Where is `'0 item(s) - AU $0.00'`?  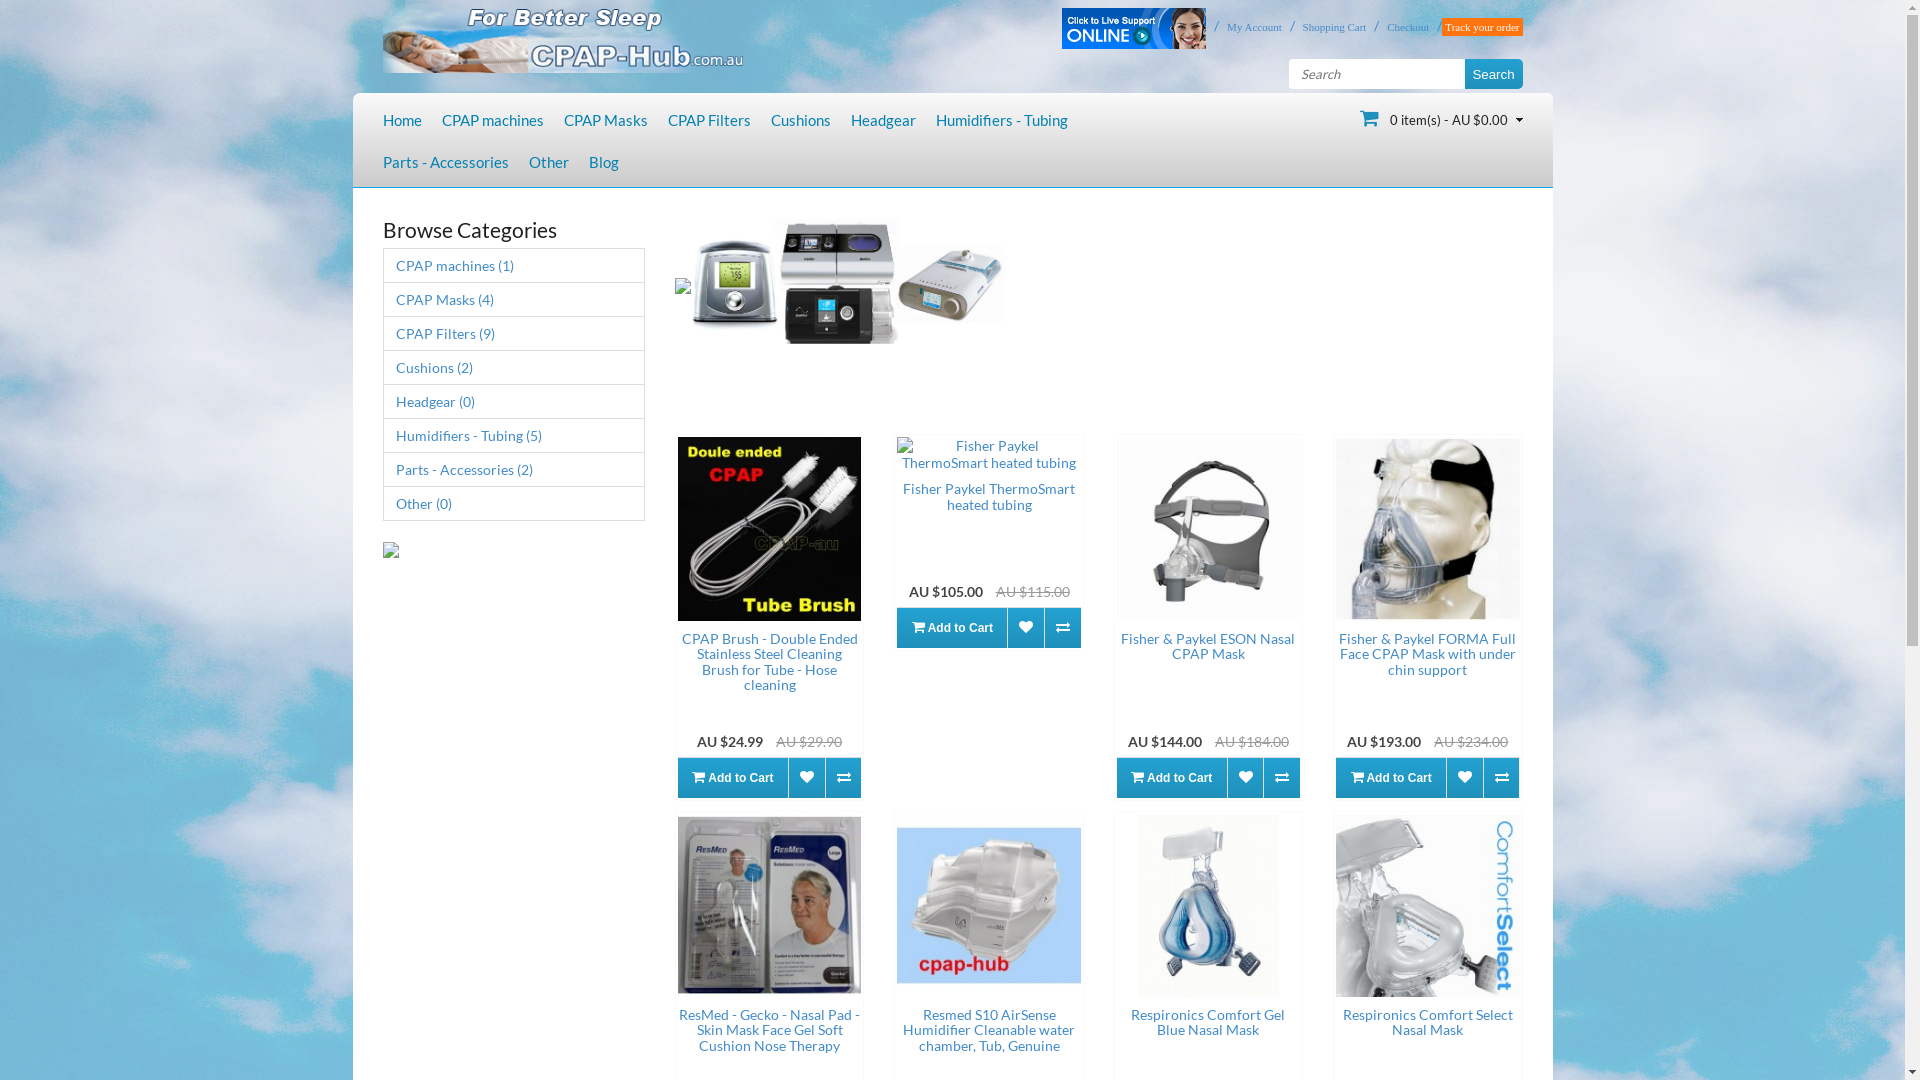
'0 item(s) - AU $0.00' is located at coordinates (1441, 118).